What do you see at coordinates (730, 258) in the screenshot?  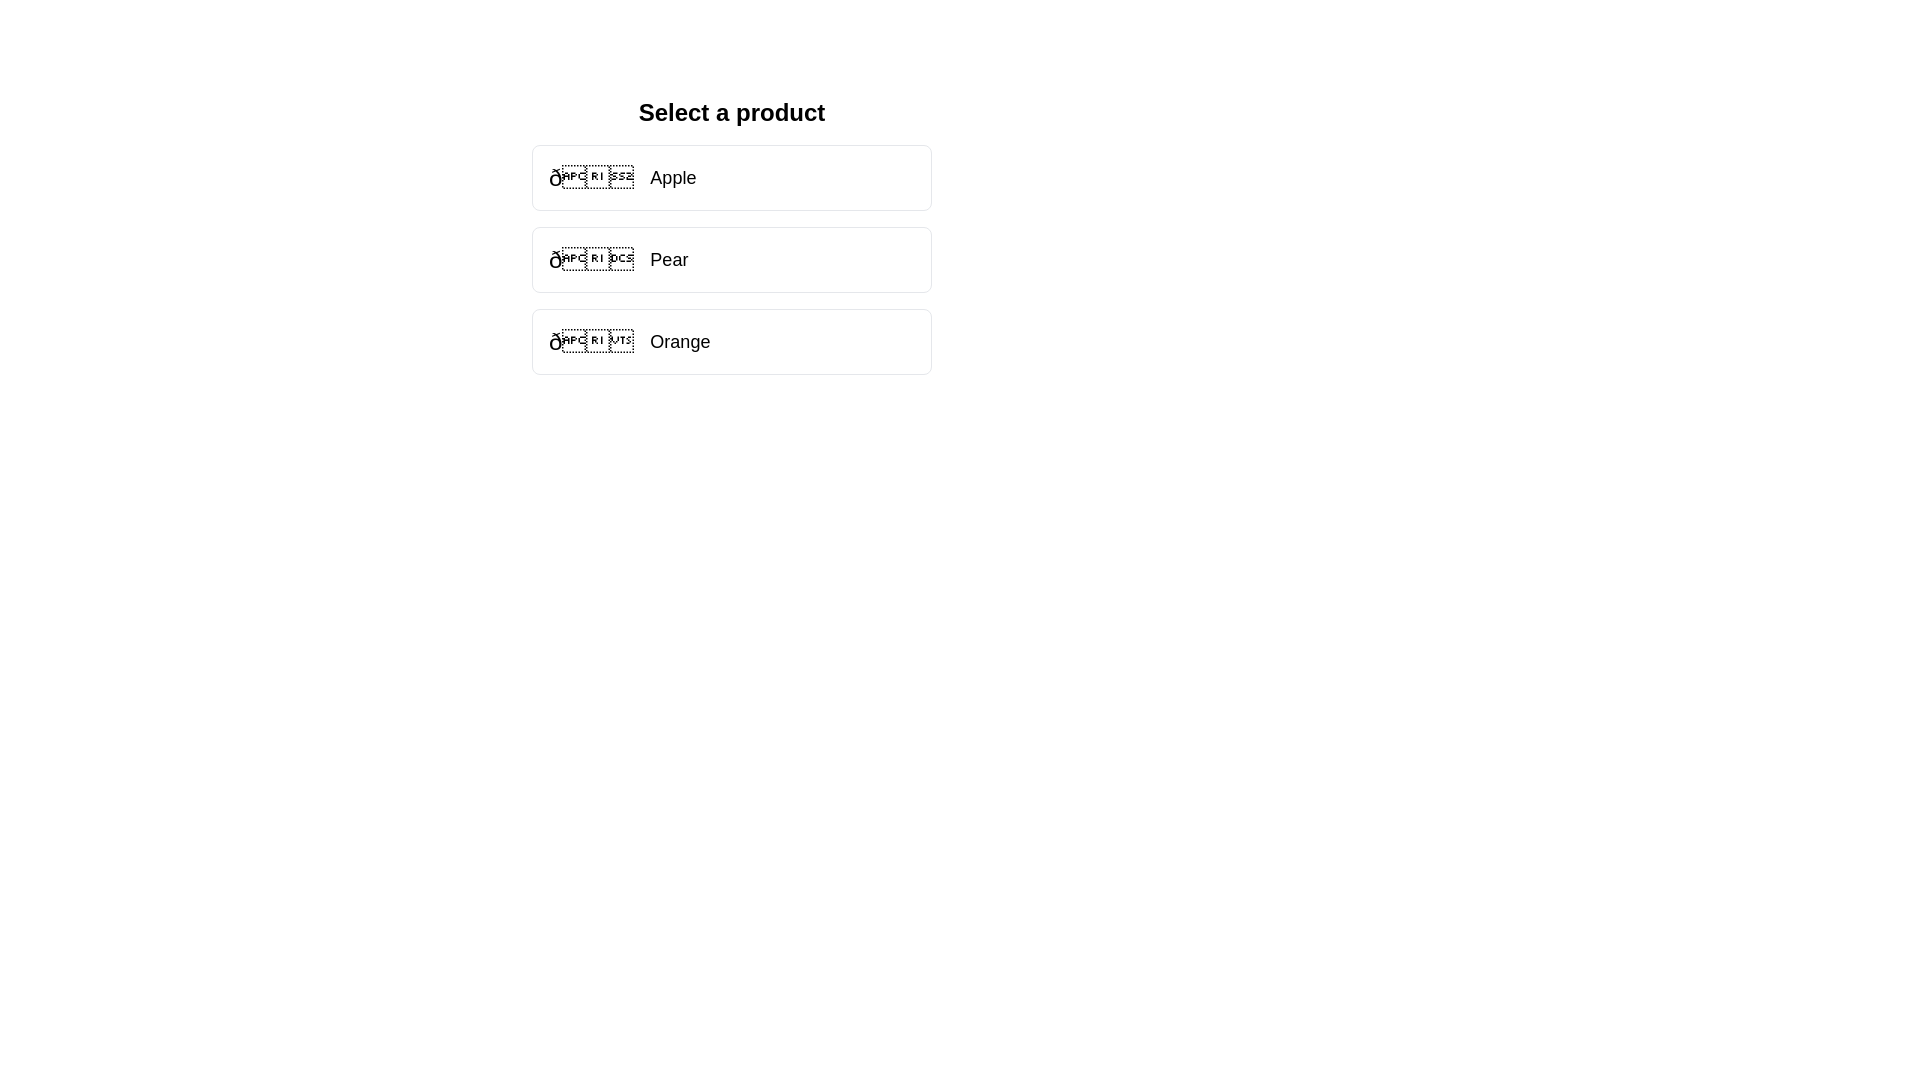 I see `the second item labeled 'Pear' in the list titled 'Select a product'` at bounding box center [730, 258].